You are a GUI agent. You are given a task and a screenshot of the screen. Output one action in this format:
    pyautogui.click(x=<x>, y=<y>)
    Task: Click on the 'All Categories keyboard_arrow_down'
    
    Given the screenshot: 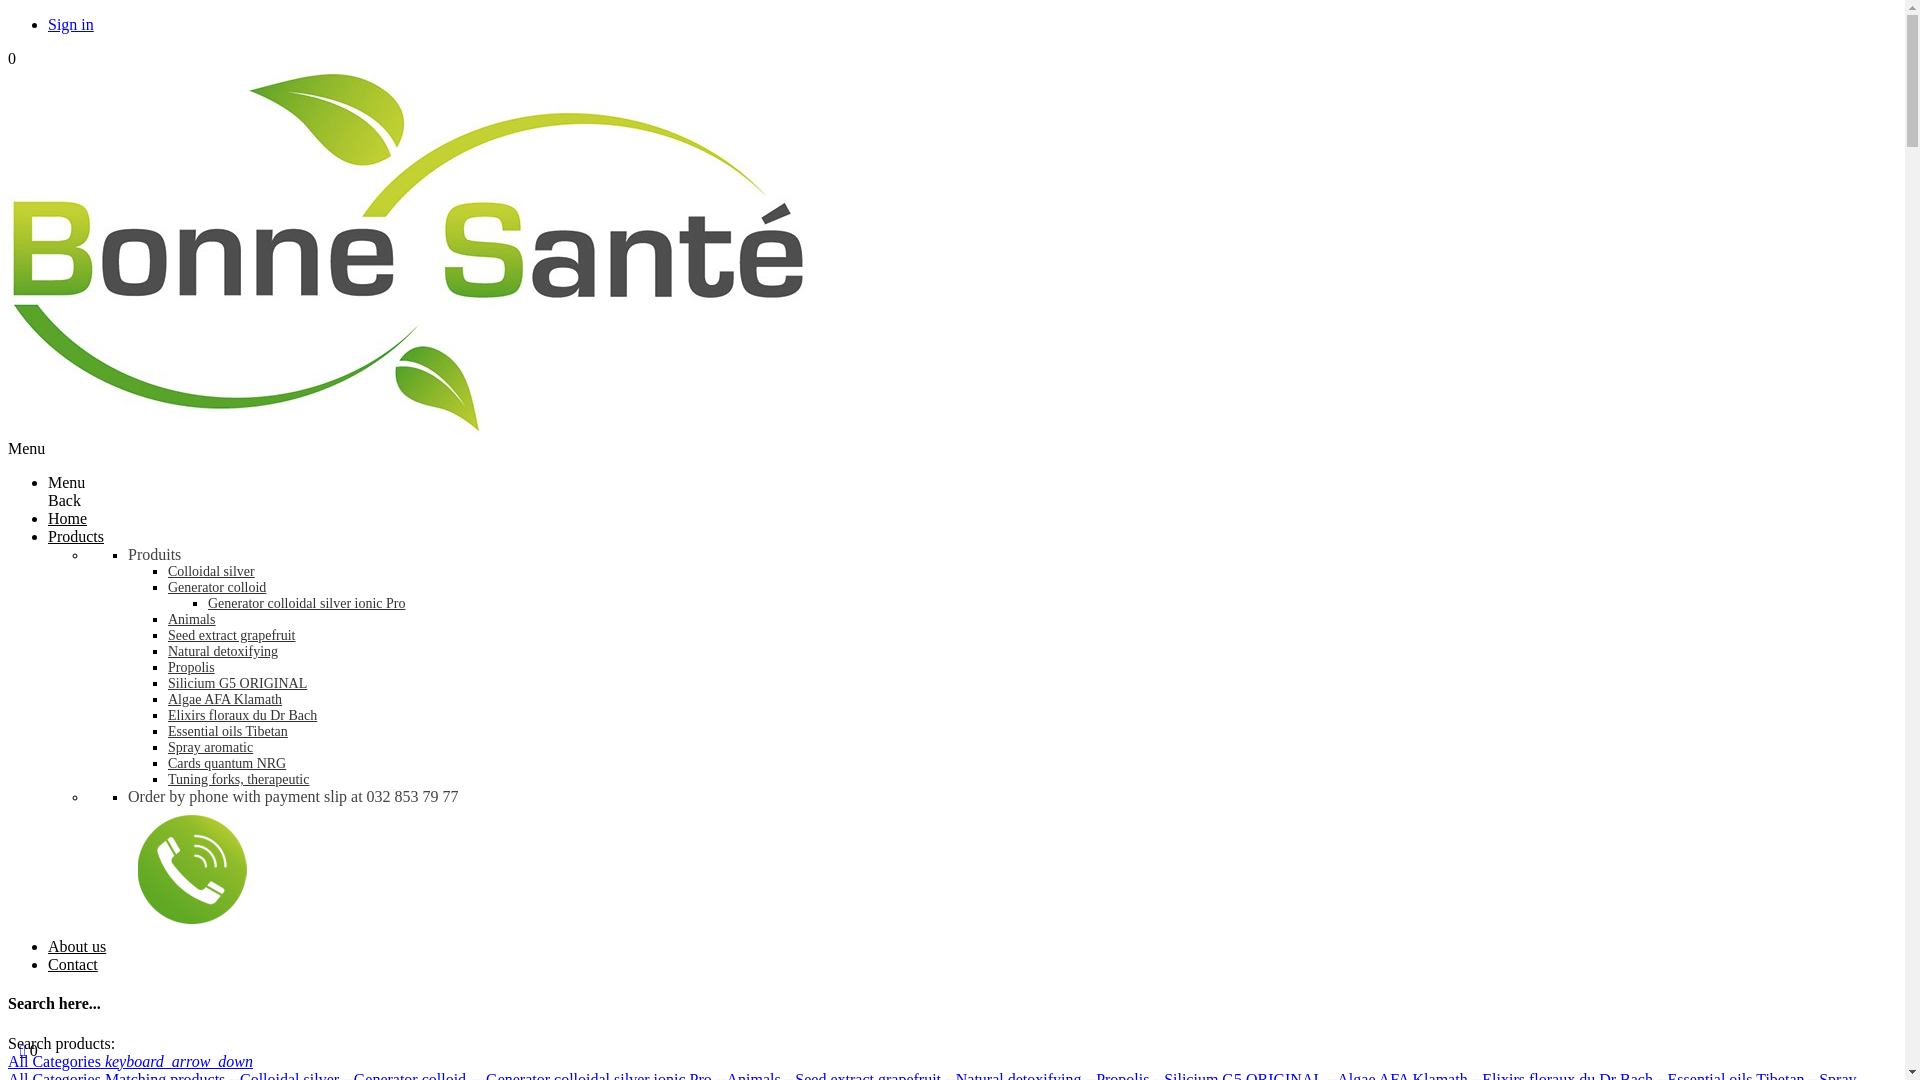 What is the action you would take?
    pyautogui.click(x=8, y=1060)
    